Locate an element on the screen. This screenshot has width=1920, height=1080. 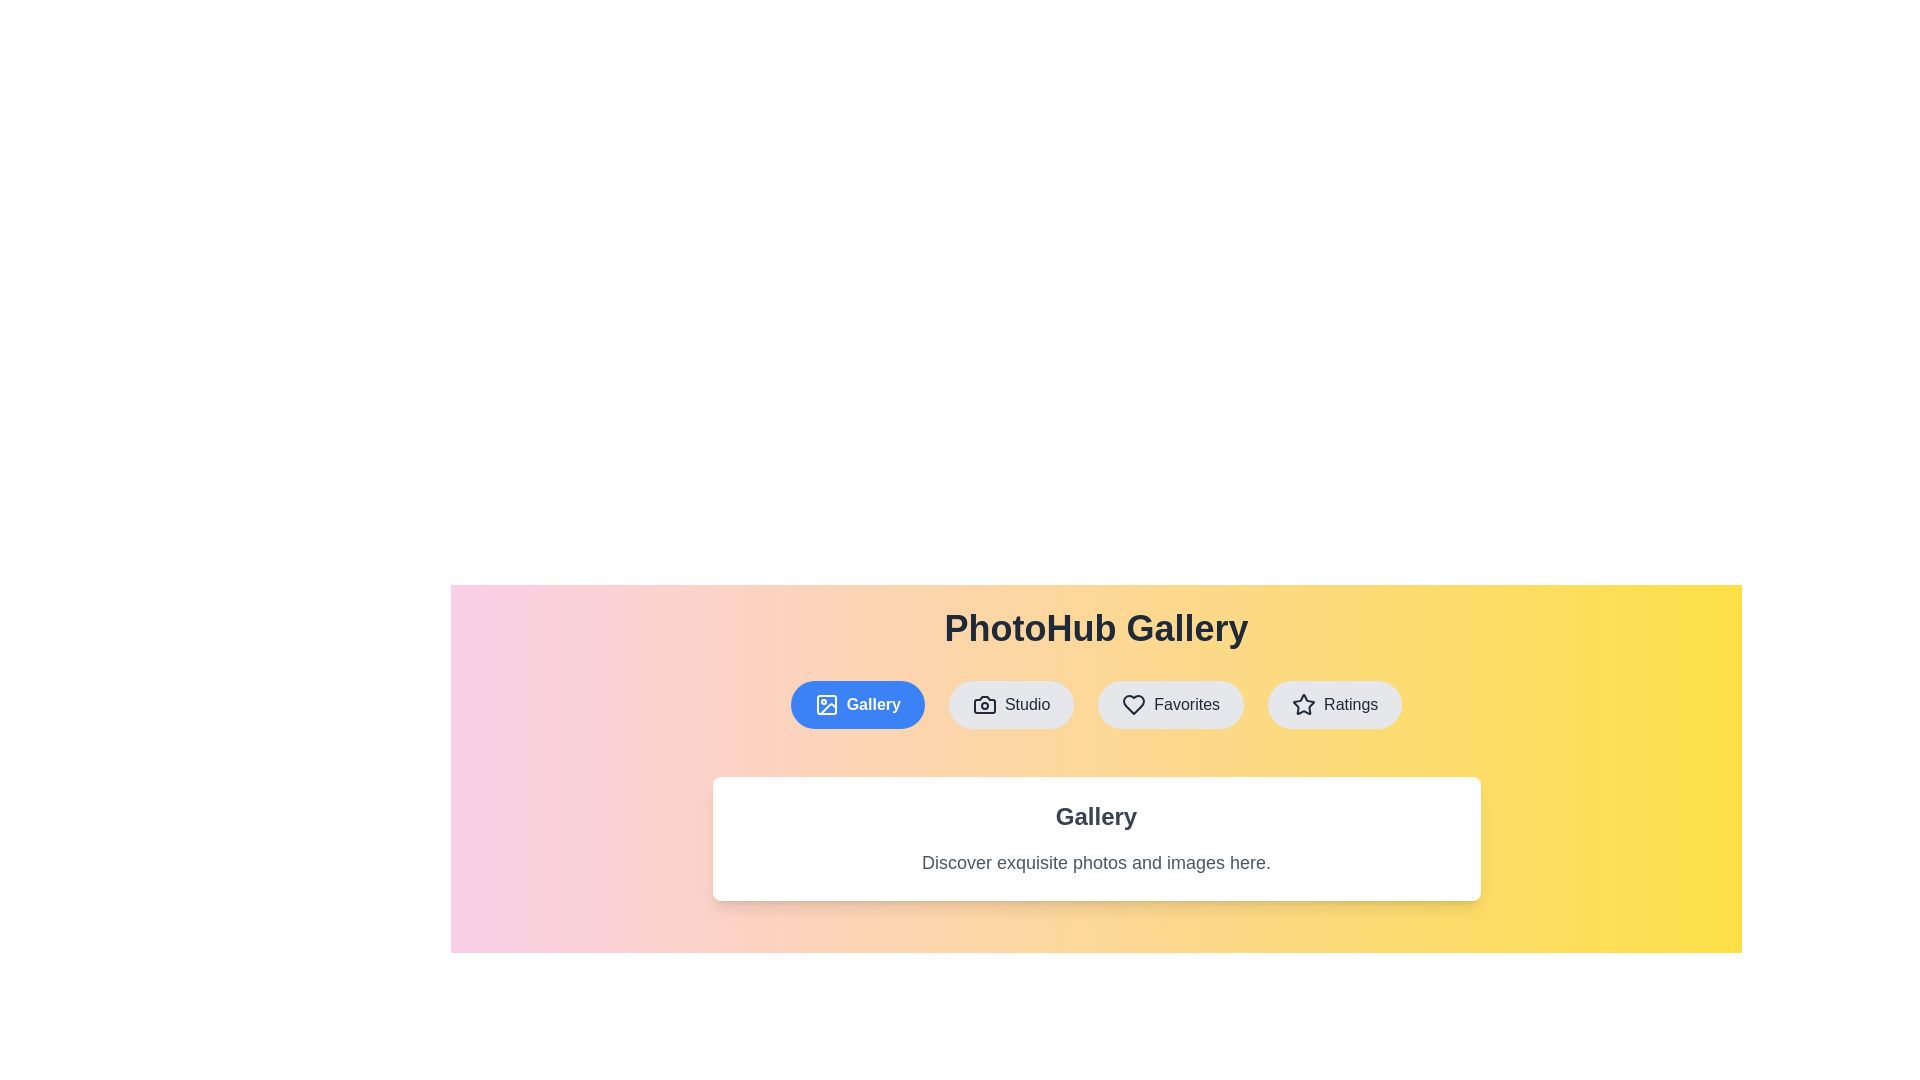
the tab labeled Ratings to switch to the corresponding view is located at coordinates (1335, 704).